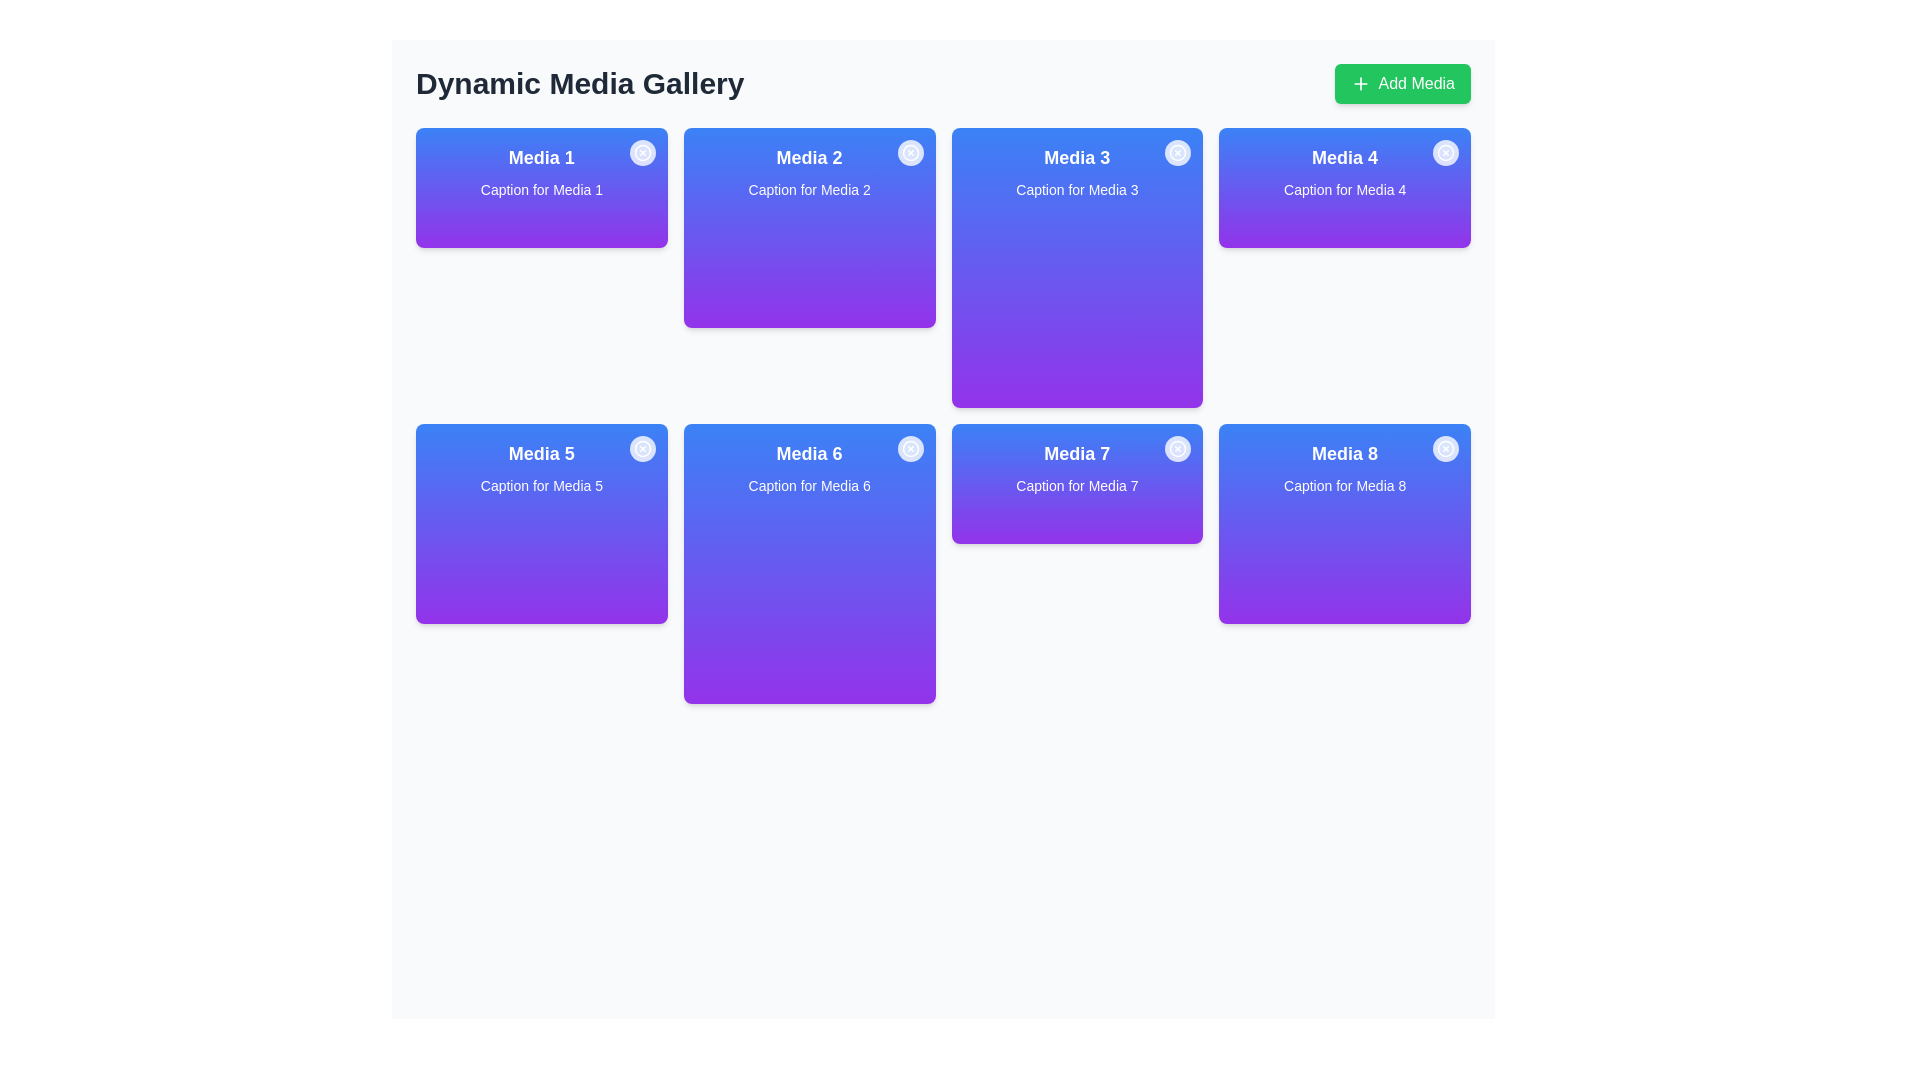 This screenshot has height=1080, width=1920. What do you see at coordinates (541, 157) in the screenshot?
I see `text label 'Media 1' located at the top of the first card in the grid layout, which serves as a brief identifier for the card's content` at bounding box center [541, 157].